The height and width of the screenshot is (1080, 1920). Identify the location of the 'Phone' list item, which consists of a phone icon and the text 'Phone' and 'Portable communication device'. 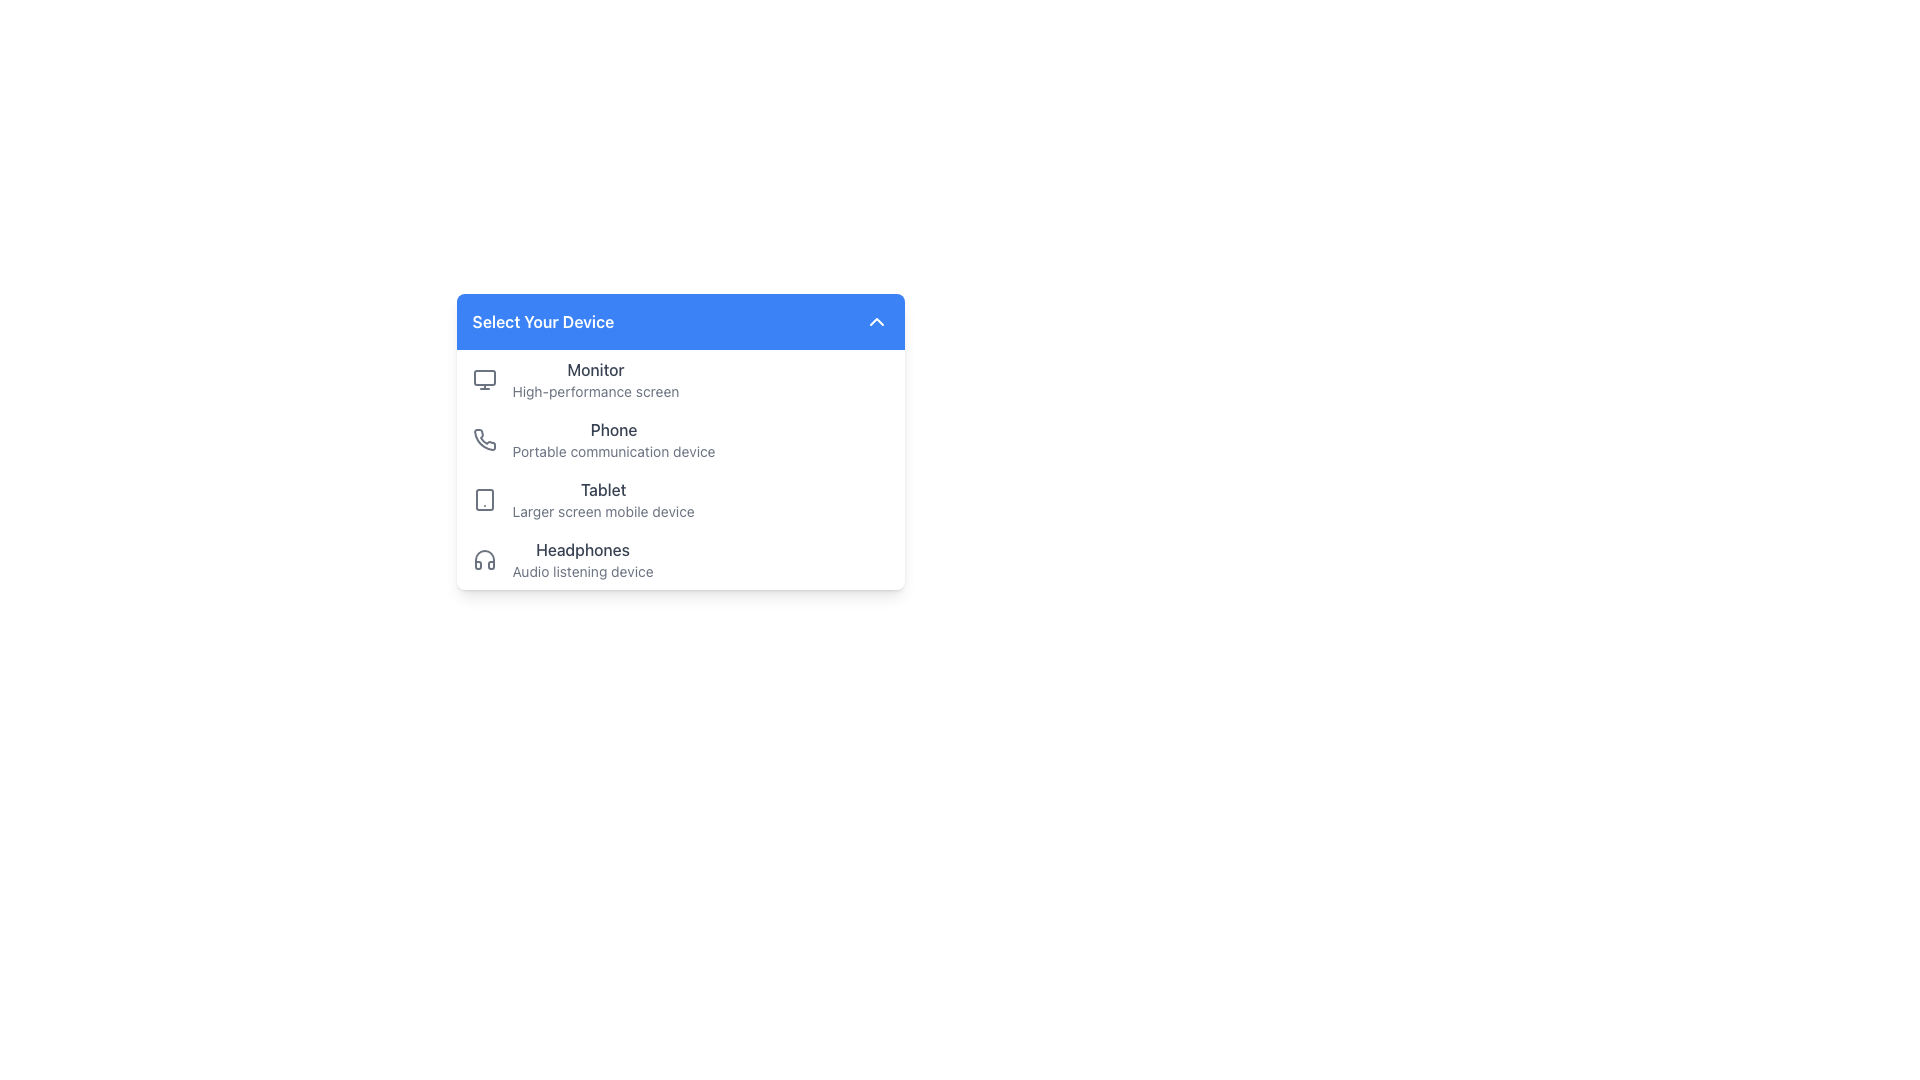
(680, 438).